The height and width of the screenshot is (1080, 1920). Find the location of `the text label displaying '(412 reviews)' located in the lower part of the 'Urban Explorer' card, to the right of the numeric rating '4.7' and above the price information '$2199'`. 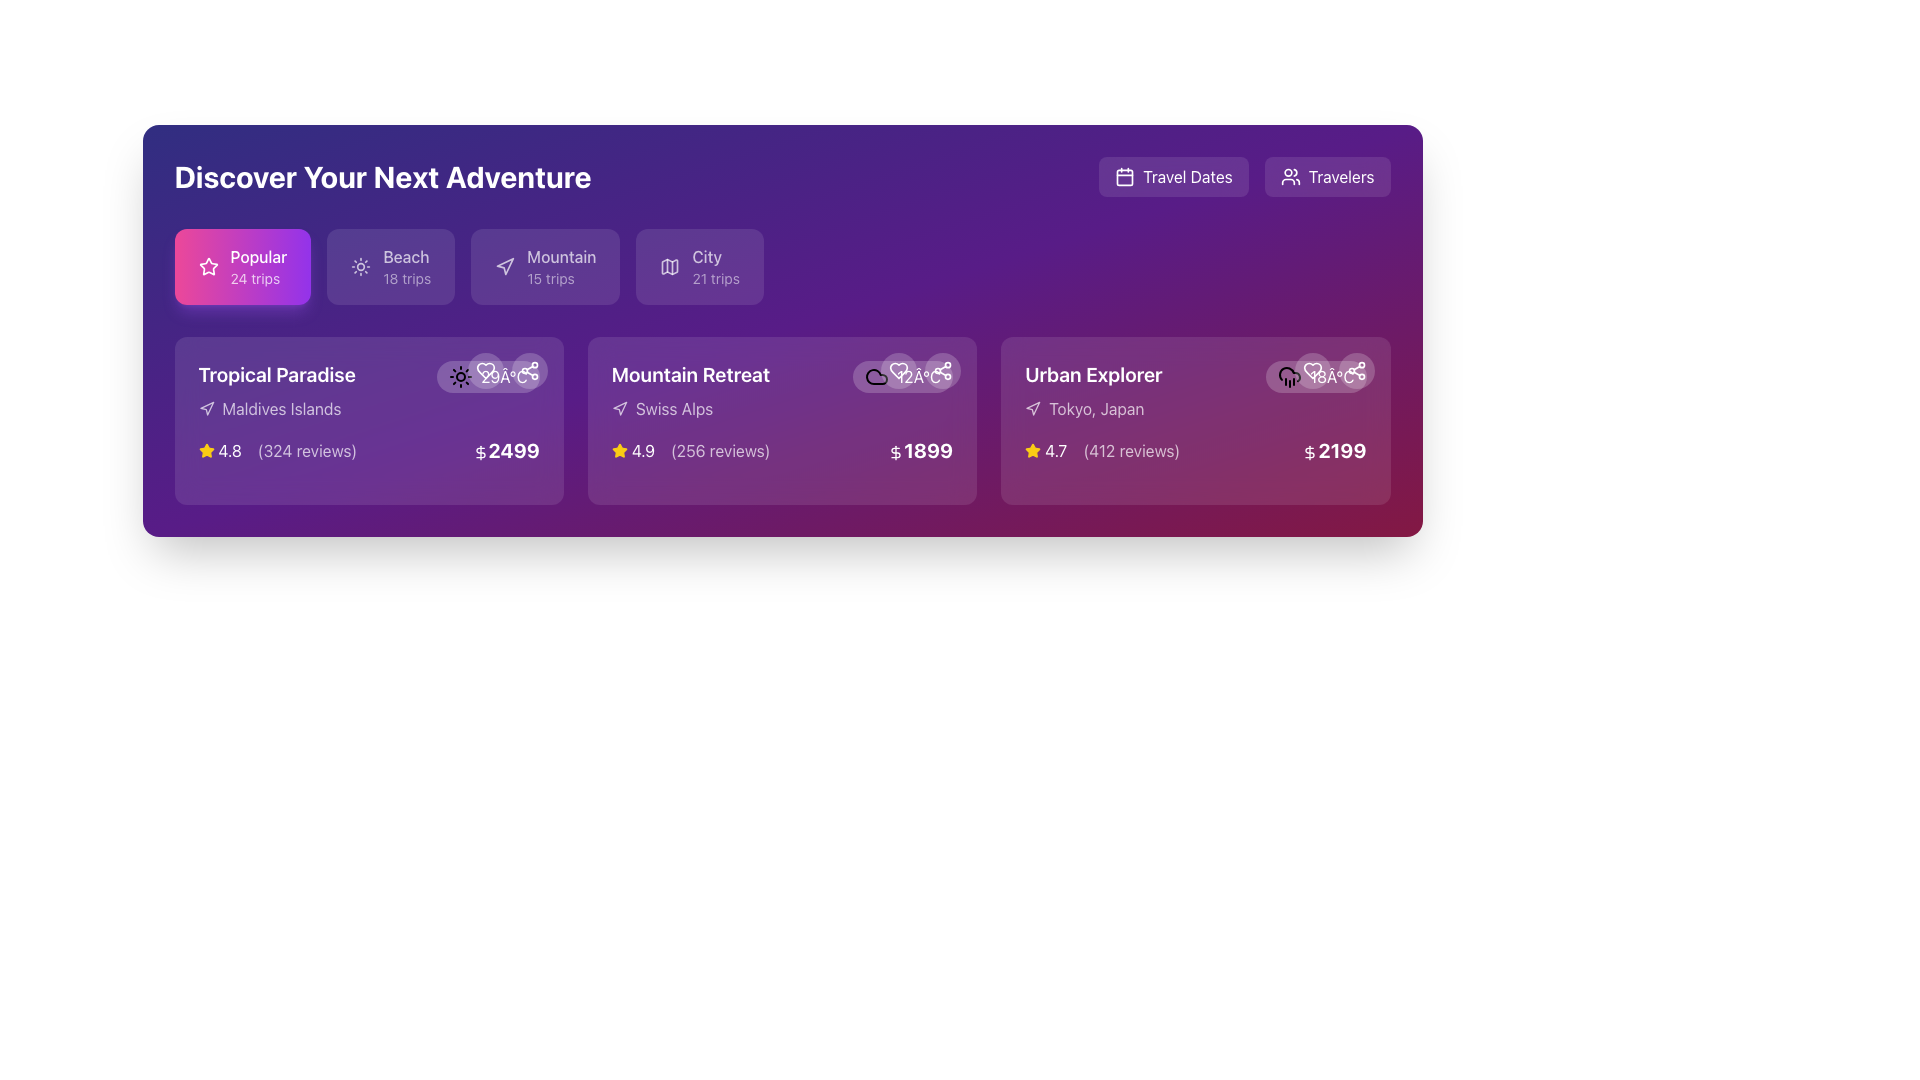

the text label displaying '(412 reviews)' located in the lower part of the 'Urban Explorer' card, to the right of the numeric rating '4.7' and above the price information '$2199' is located at coordinates (1131, 451).